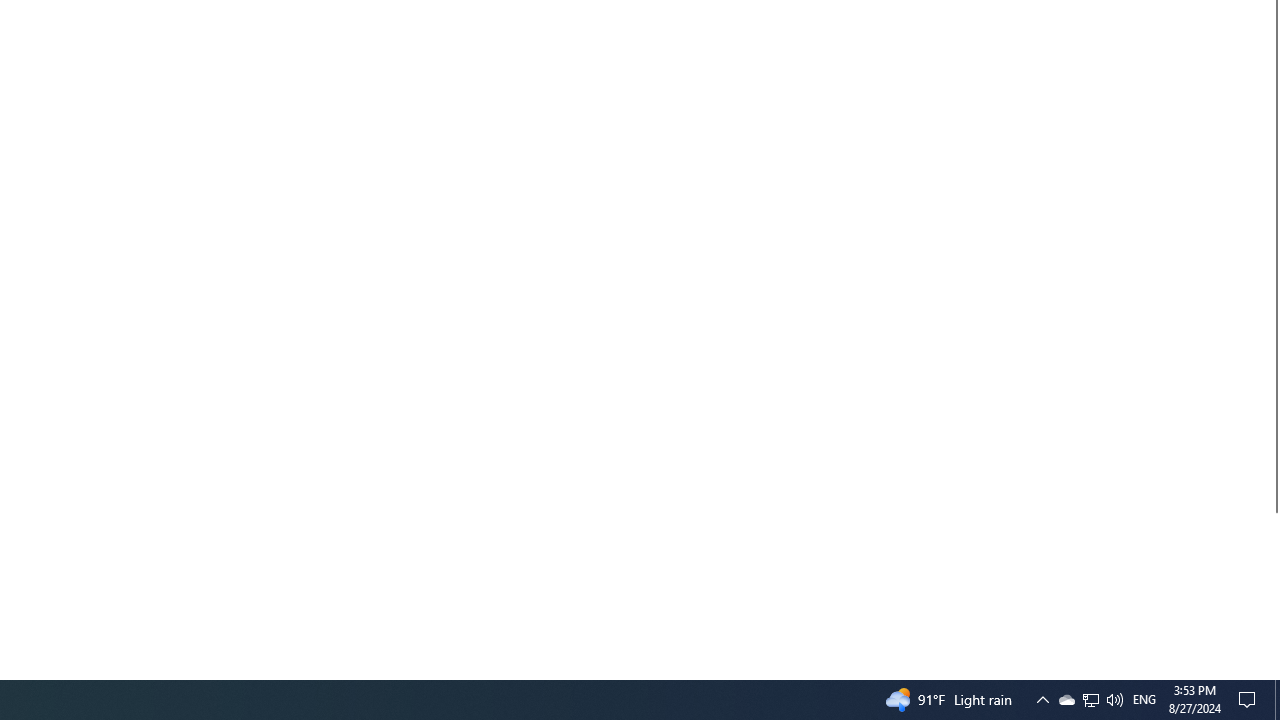  What do you see at coordinates (1250, 698) in the screenshot?
I see `'Action Center, No new notifications'` at bounding box center [1250, 698].